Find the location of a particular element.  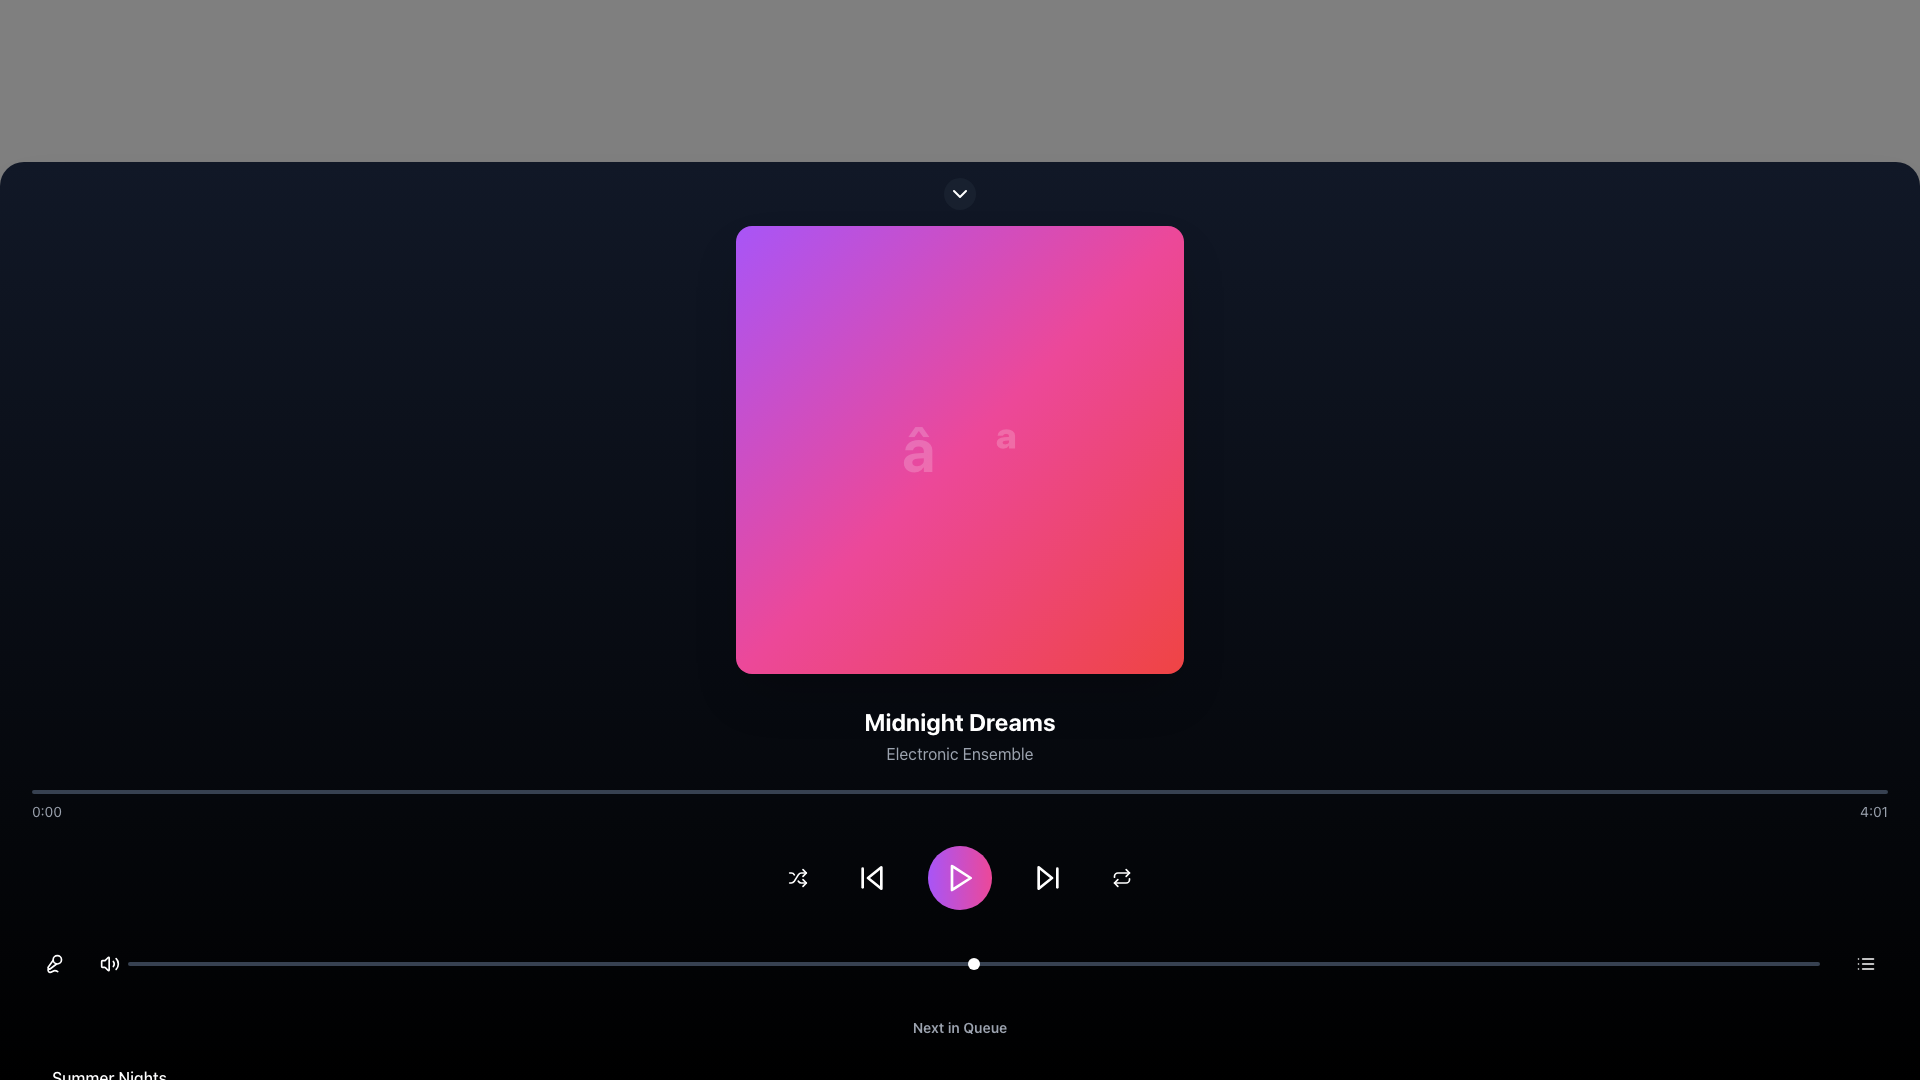

the Button that expands or collapses additional content, centrally positioned above the colorful square image is located at coordinates (960, 193).